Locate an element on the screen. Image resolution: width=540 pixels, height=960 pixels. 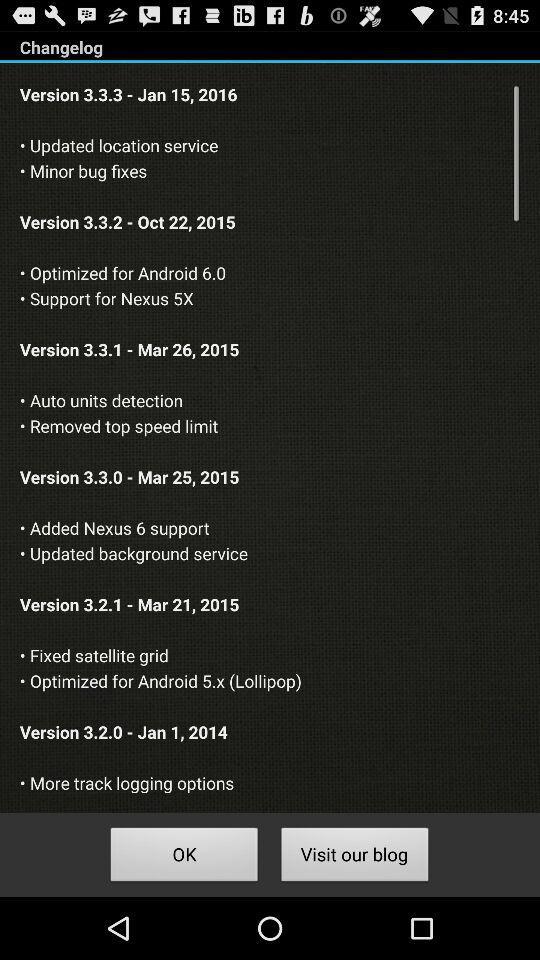
the button next to the visit our blog is located at coordinates (184, 856).